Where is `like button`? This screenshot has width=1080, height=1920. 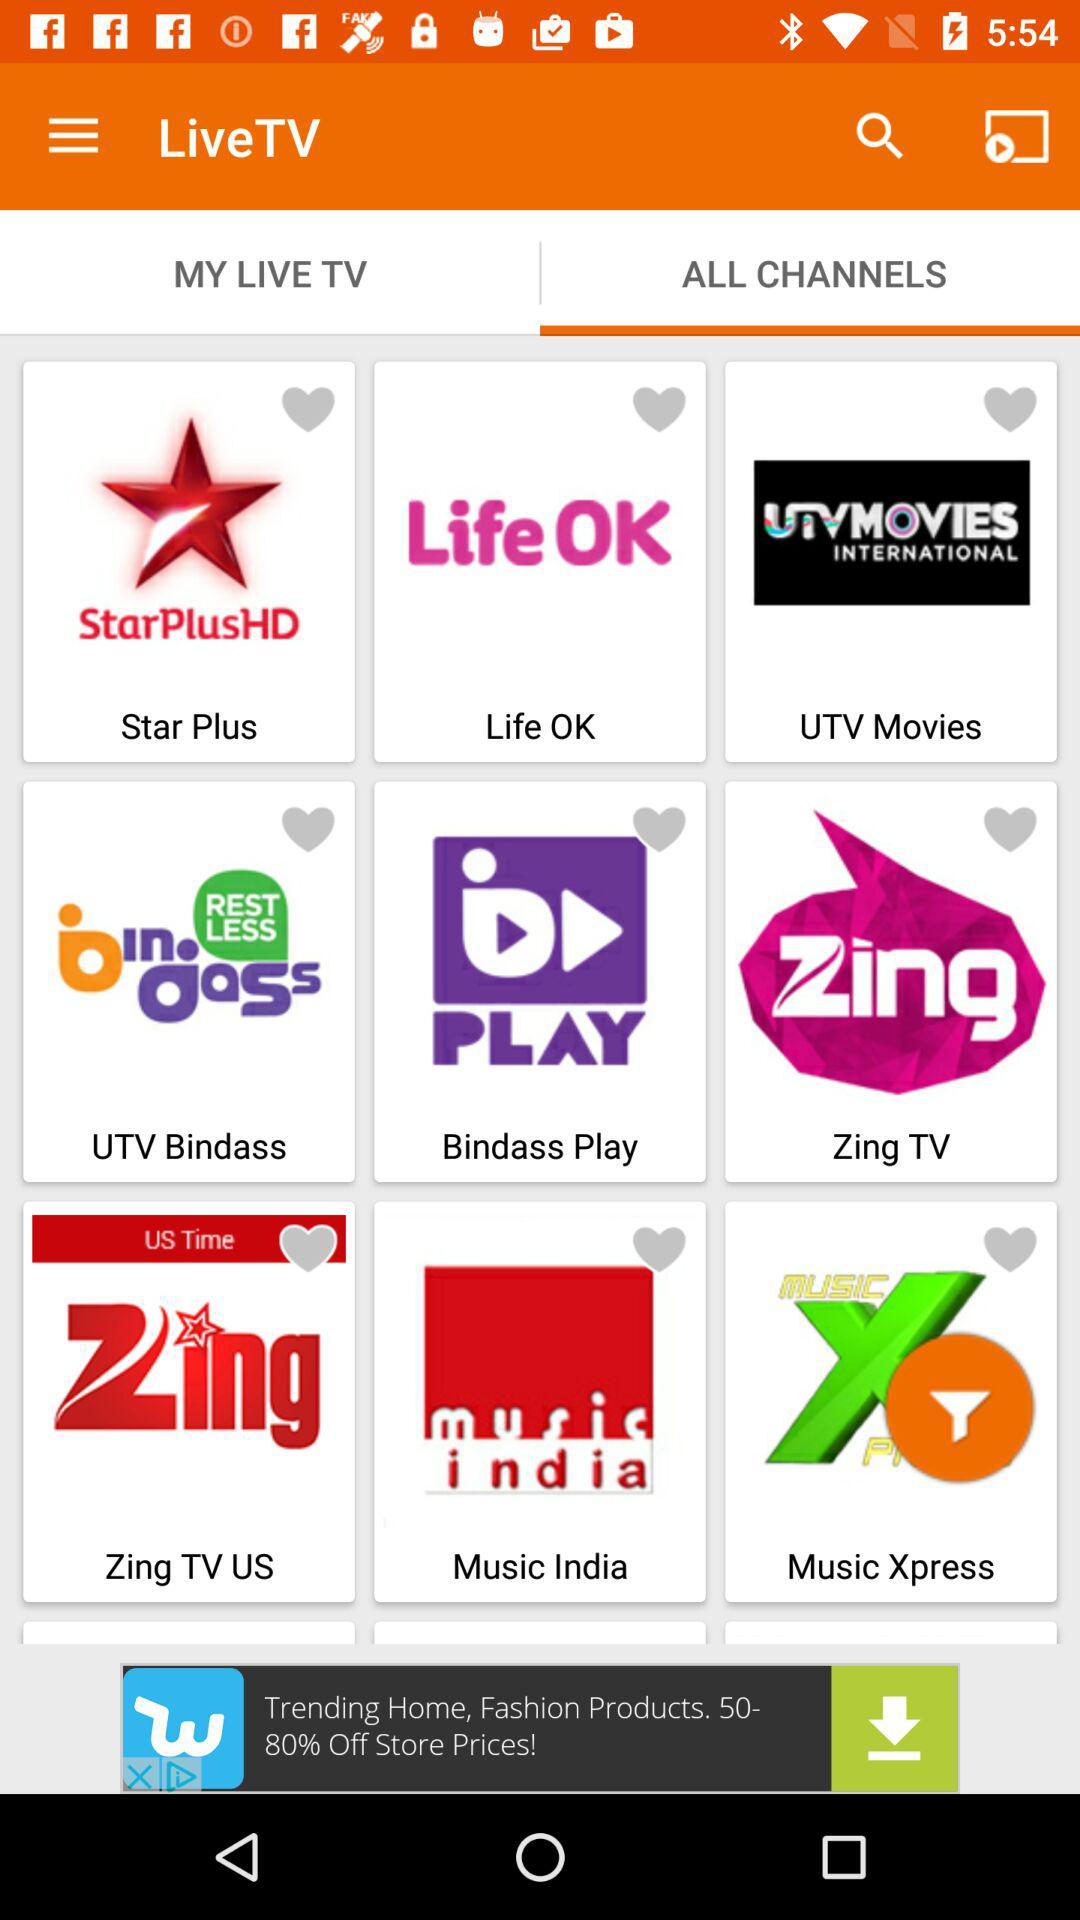 like button is located at coordinates (659, 1247).